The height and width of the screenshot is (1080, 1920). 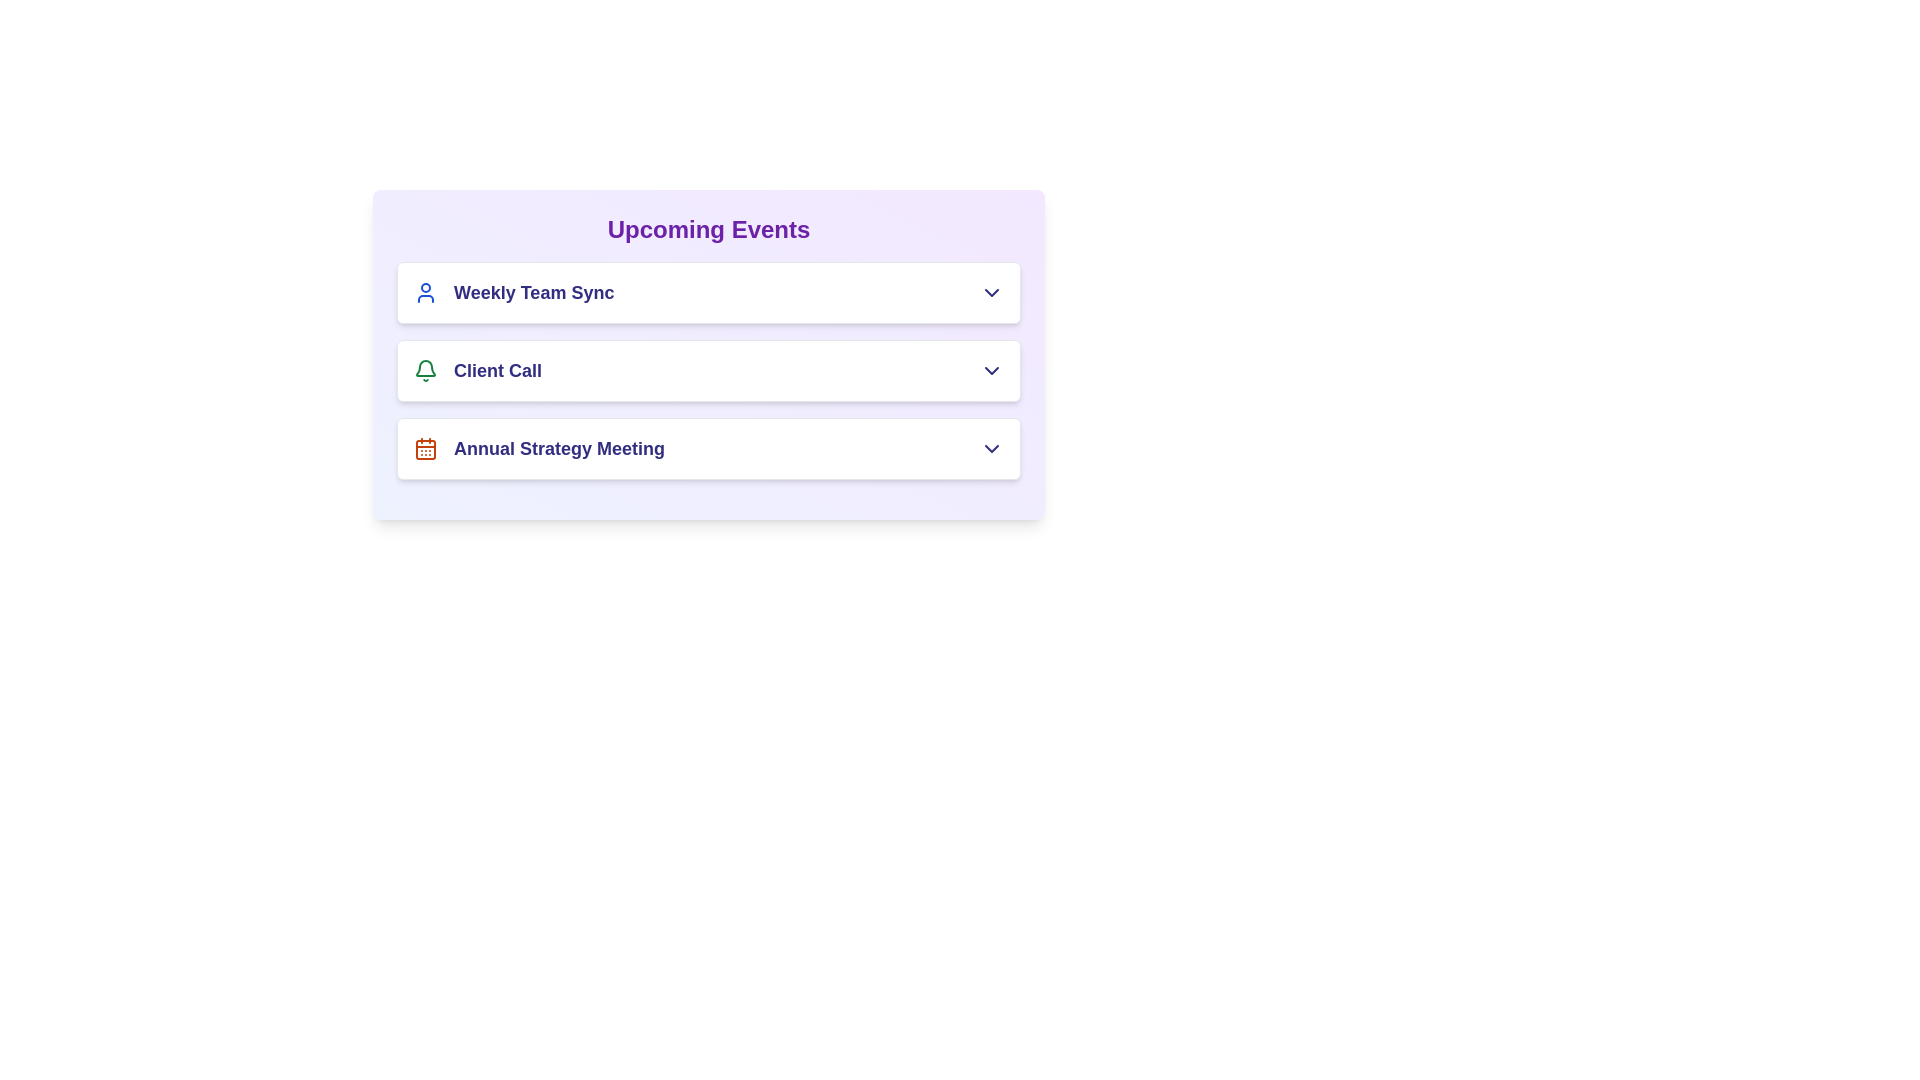 What do you see at coordinates (477, 370) in the screenshot?
I see `the 'Client Call' label with an icon that indicates the event's notification status, which is positioned between the 'Weekly Team Sync' and 'Annual Strategy Meeting' cards` at bounding box center [477, 370].